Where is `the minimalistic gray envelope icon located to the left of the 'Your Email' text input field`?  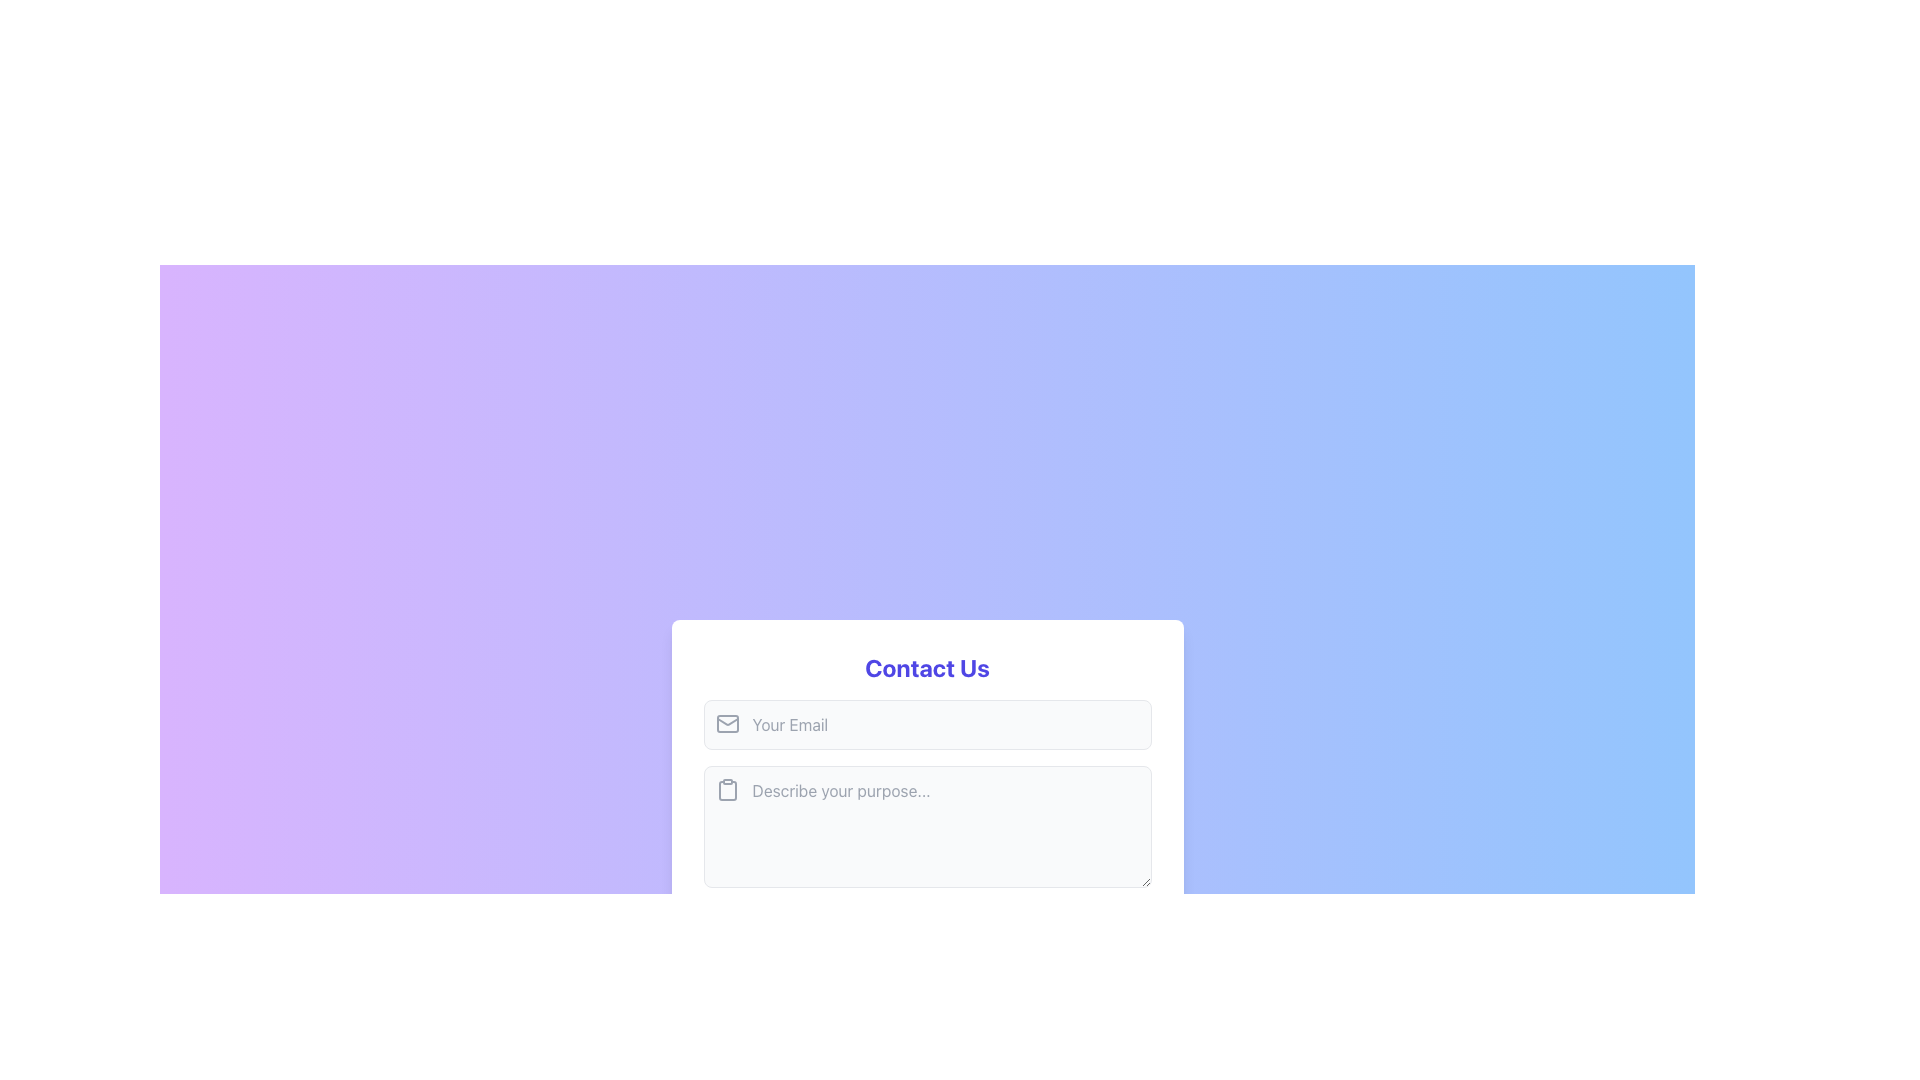
the minimalistic gray envelope icon located to the left of the 'Your Email' text input field is located at coordinates (726, 724).